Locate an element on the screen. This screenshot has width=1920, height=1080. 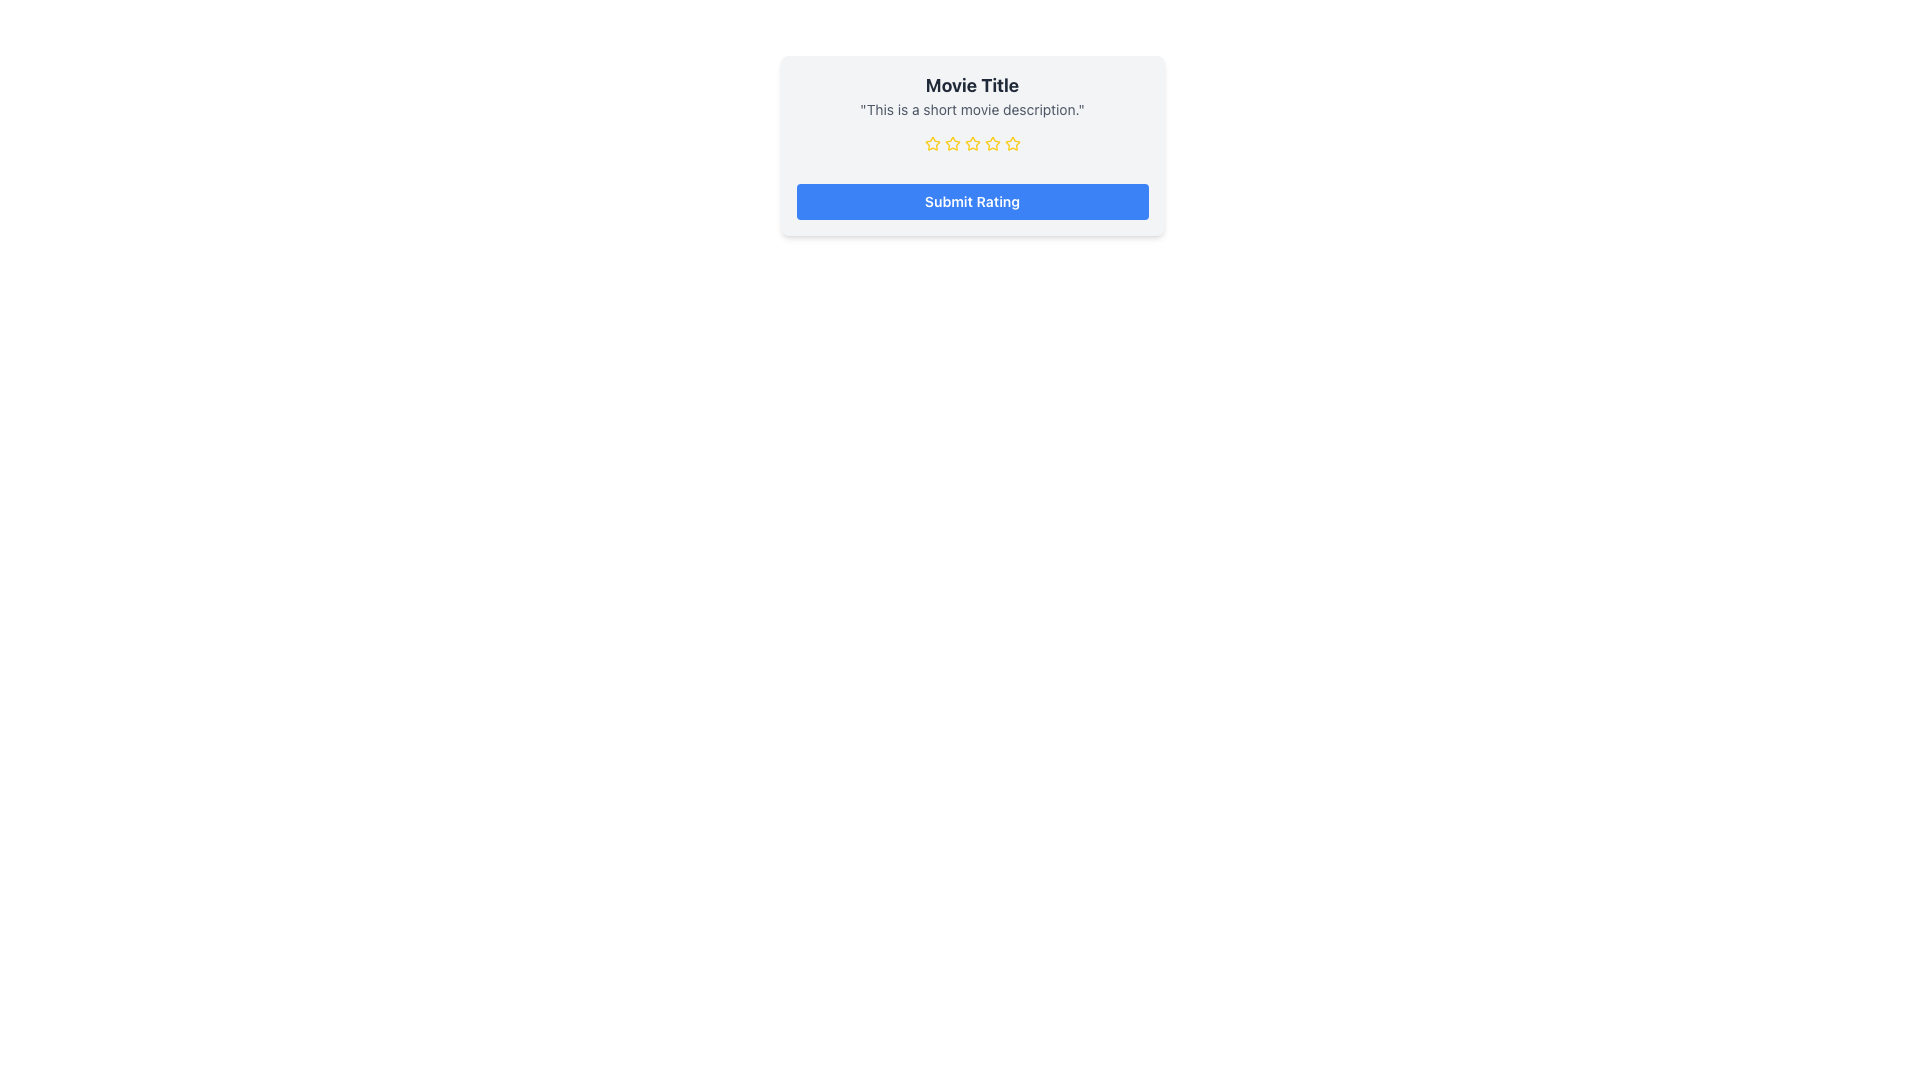
the fourth star in the star rating system, which is positioned below the title and description text, and above the blue 'Submit Rating' button is located at coordinates (992, 142).